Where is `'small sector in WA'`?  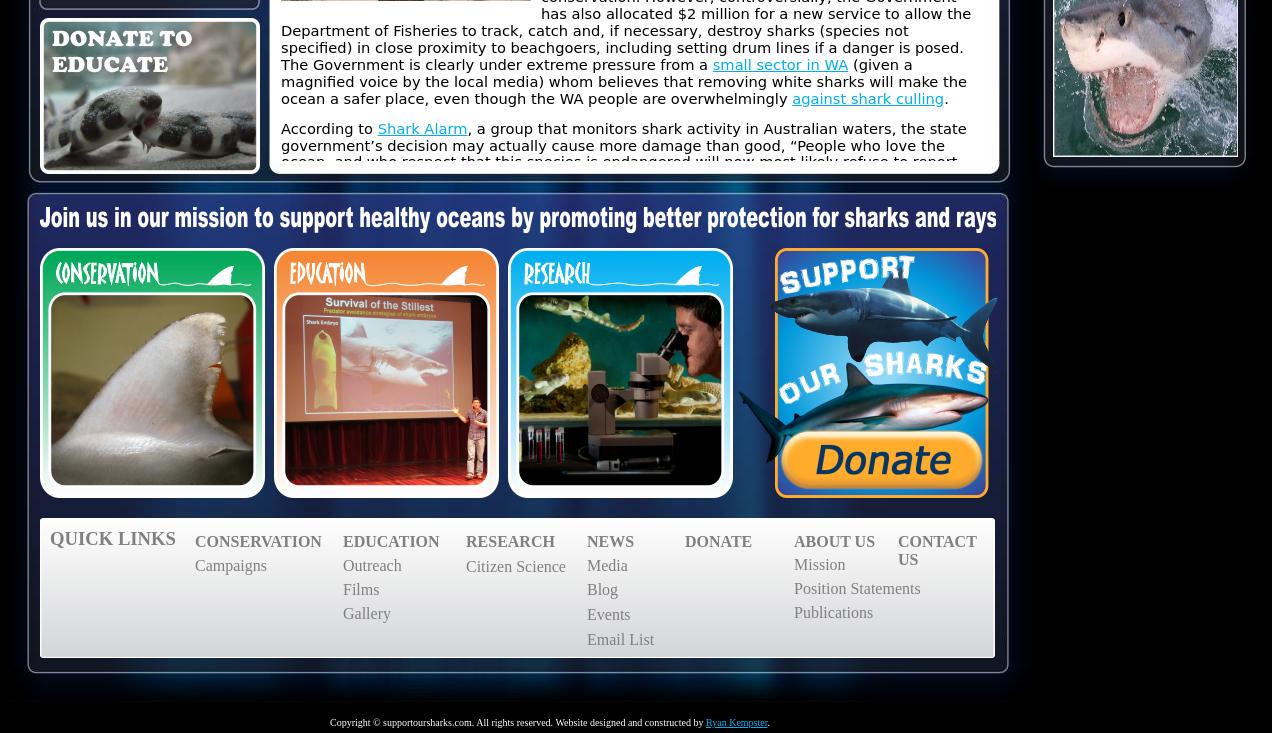 'small sector in WA' is located at coordinates (778, 62).